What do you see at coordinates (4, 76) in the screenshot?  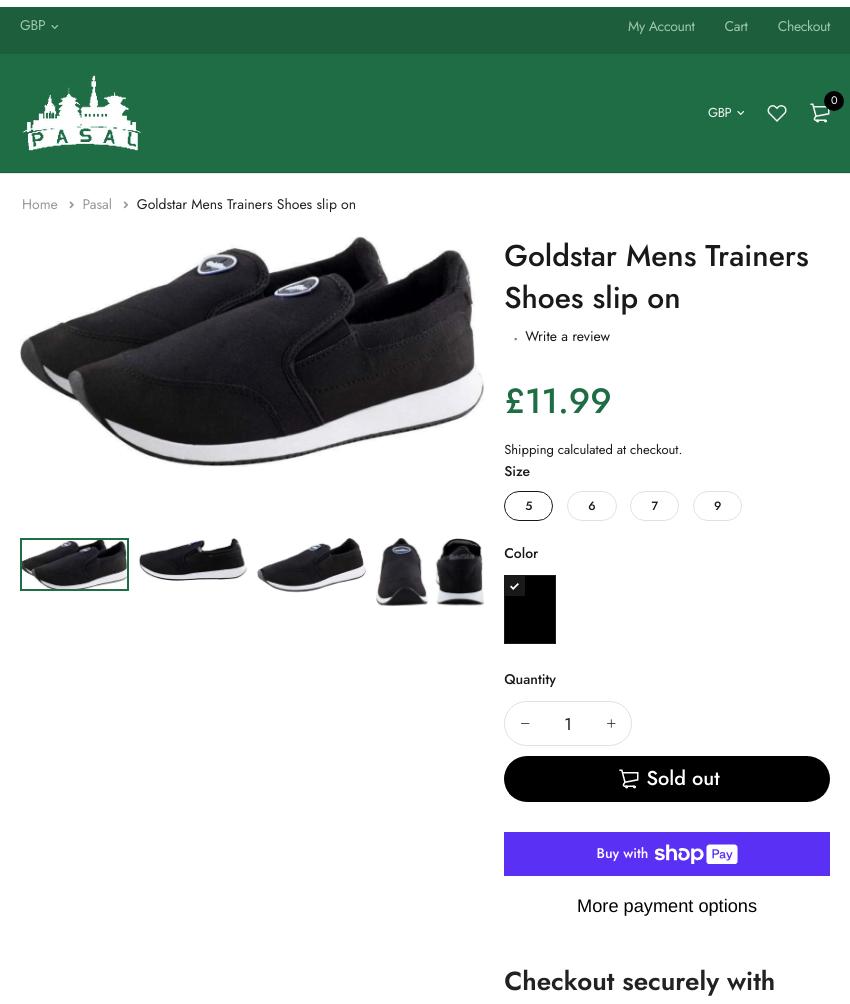 I see `'Money Organizer'` at bounding box center [4, 76].